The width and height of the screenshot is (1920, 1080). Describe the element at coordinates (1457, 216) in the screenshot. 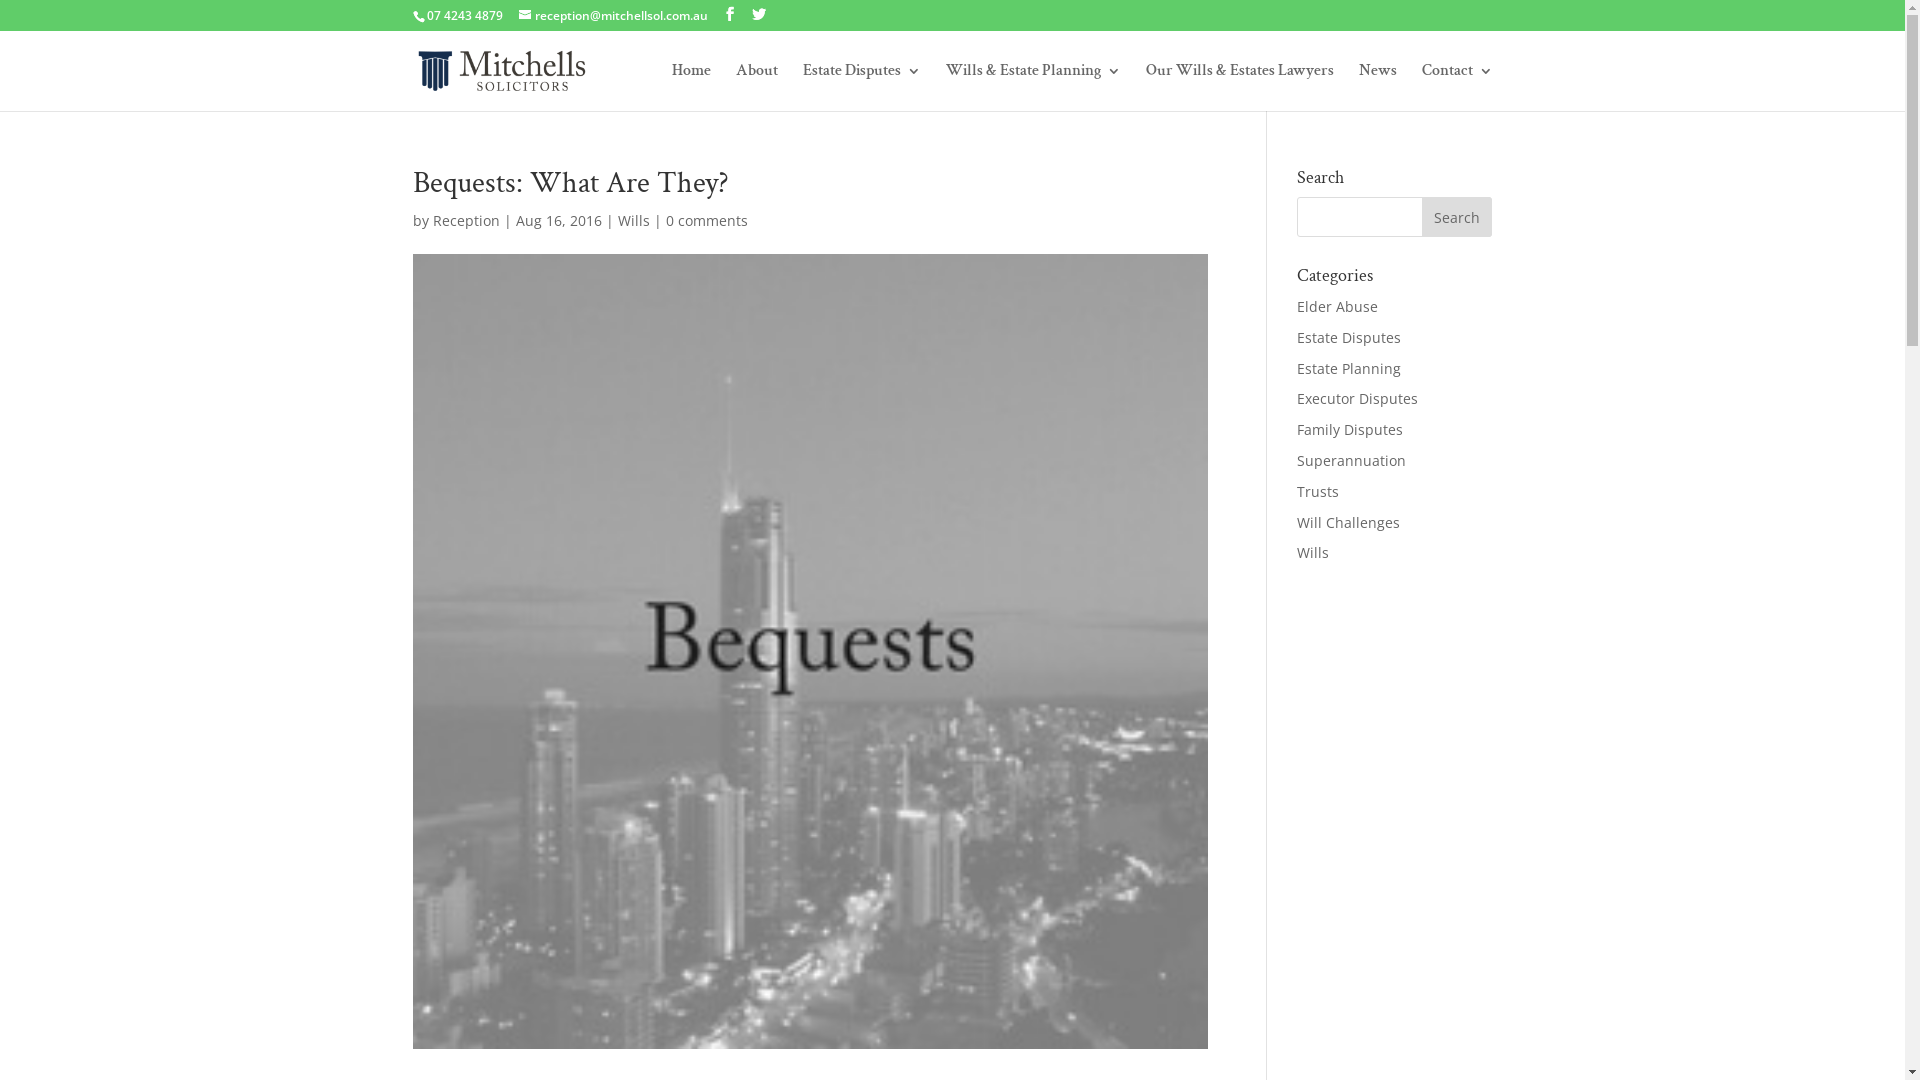

I see `'Search'` at that location.